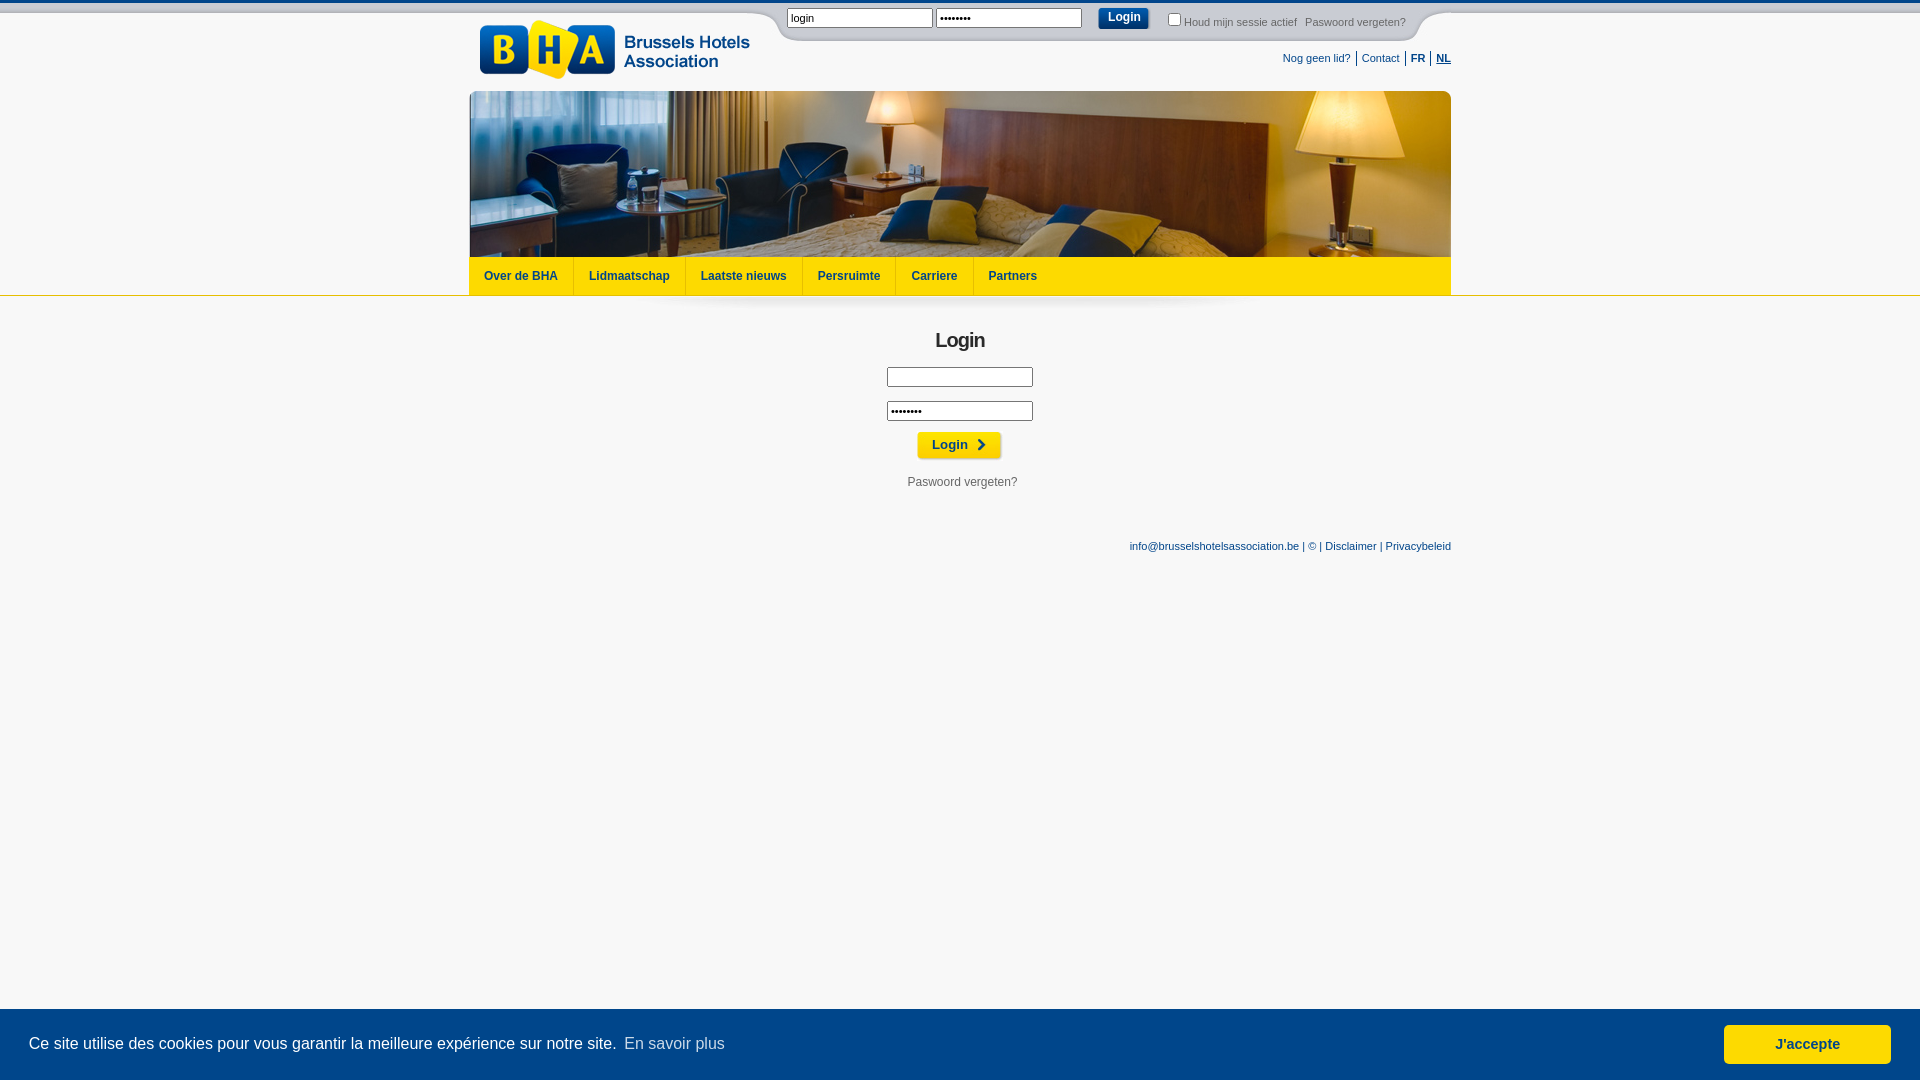 The width and height of the screenshot is (1920, 1080). I want to click on 'En savoir plus', so click(674, 1043).